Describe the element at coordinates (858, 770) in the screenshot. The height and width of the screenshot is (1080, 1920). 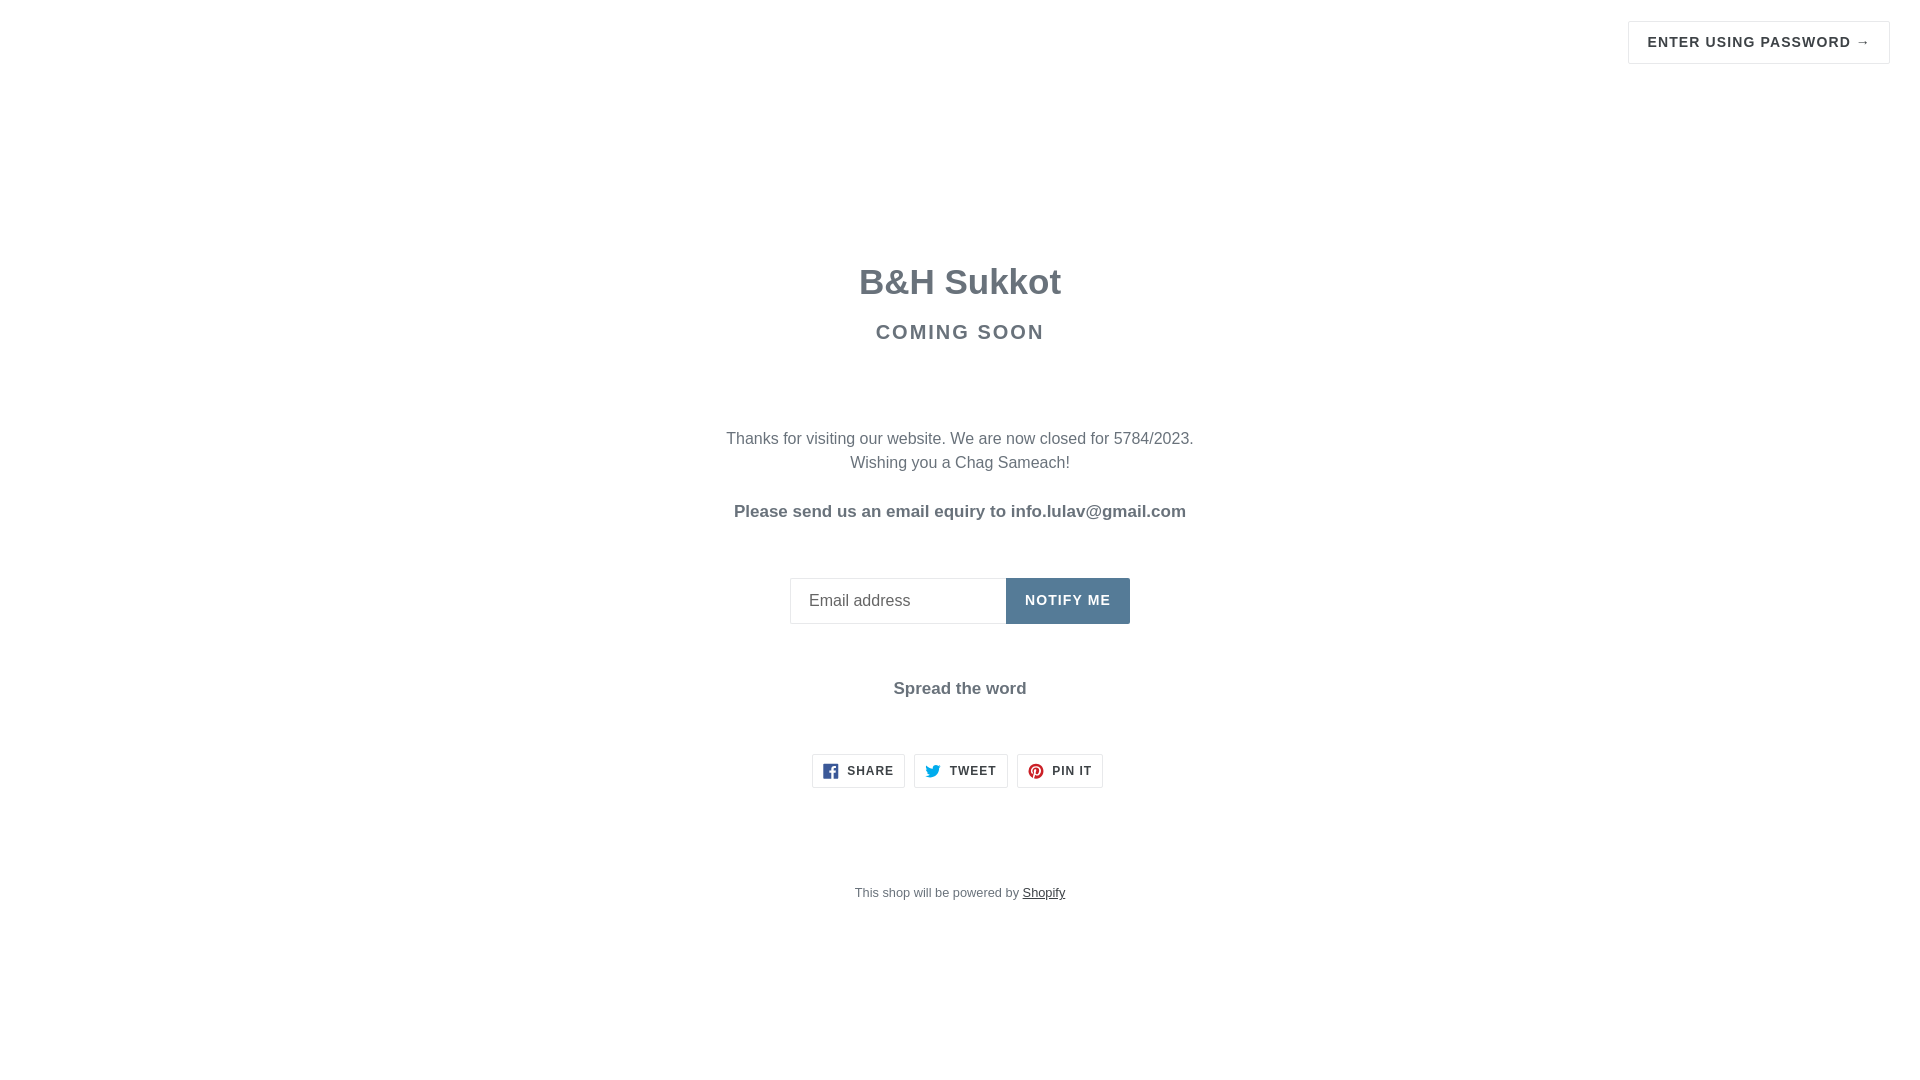
I see `'SHARE` at that location.